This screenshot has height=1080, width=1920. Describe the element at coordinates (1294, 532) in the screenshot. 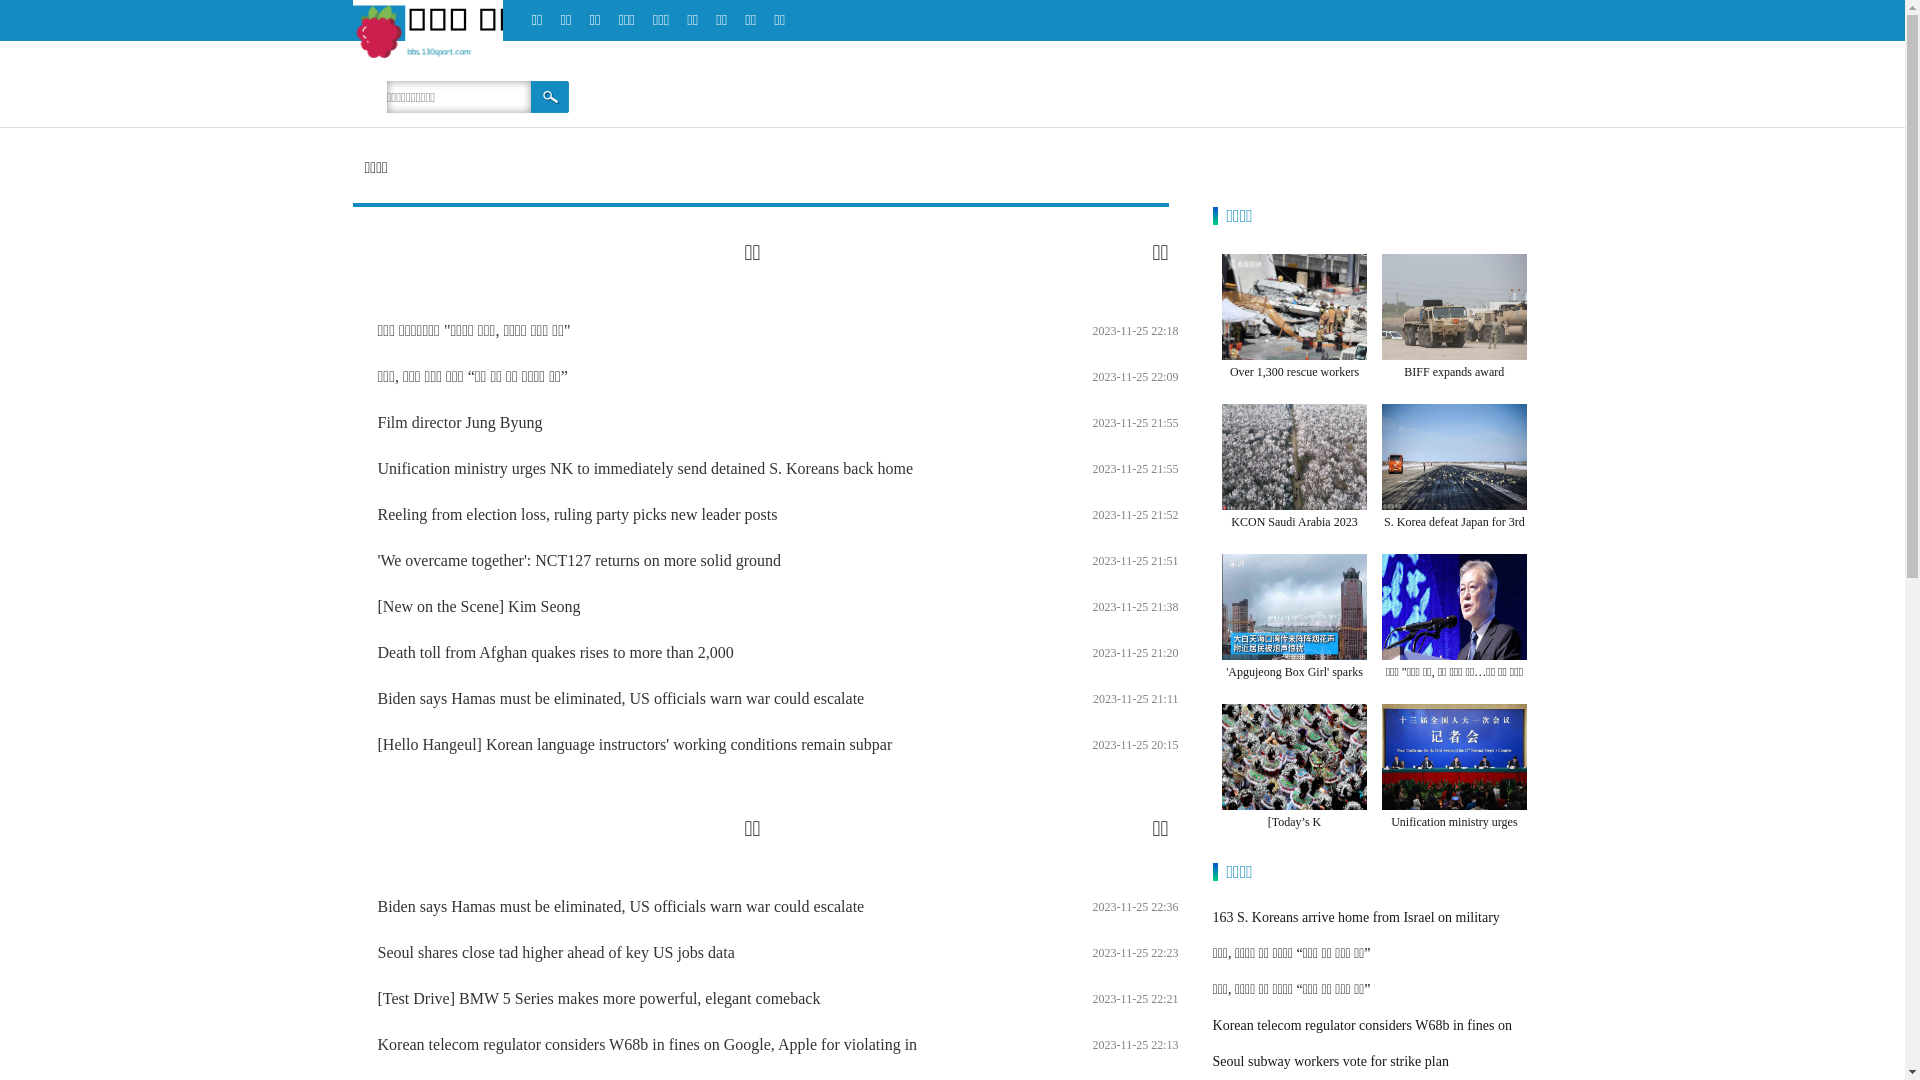

I see `'KCON Saudi Arabia 2023 attracts 23,000 K'` at that location.